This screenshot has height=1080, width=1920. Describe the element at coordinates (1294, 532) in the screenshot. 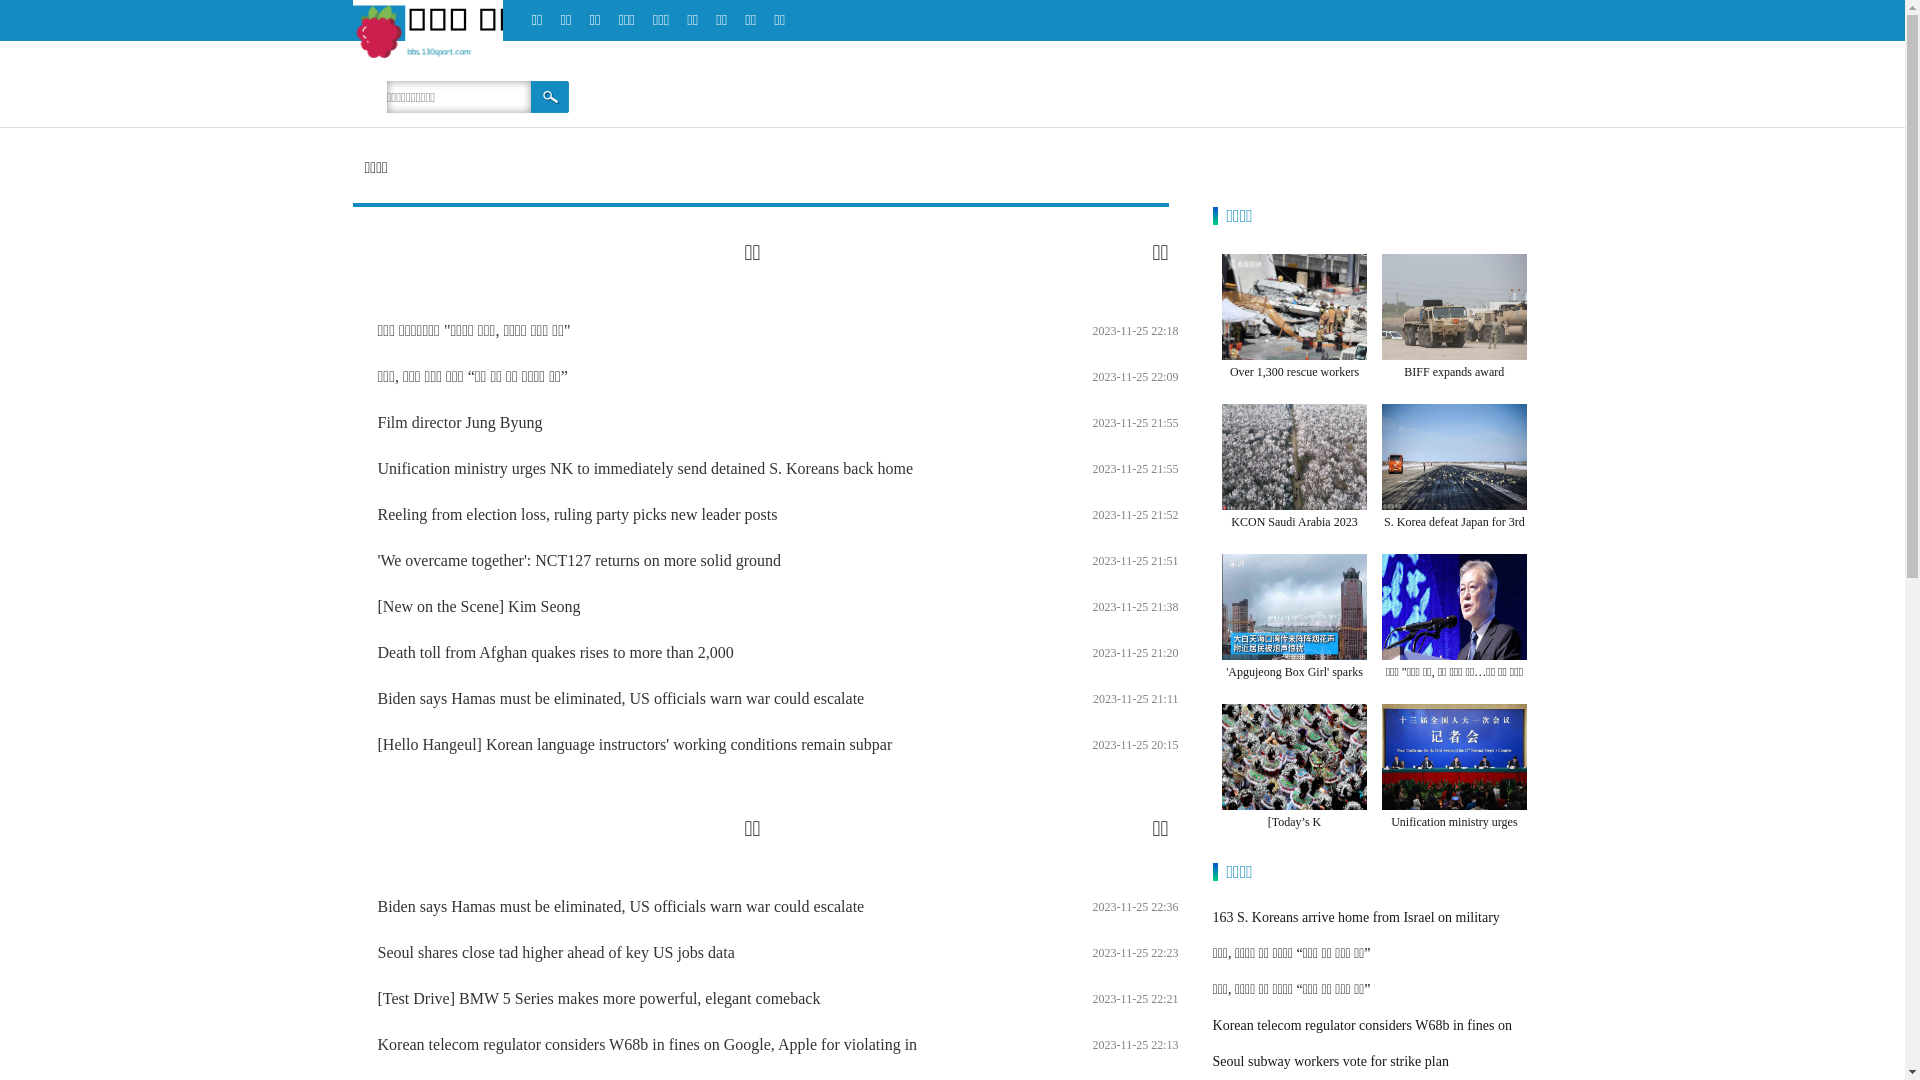

I see `'KCON Saudi Arabia 2023 attracts 23,000 K'` at that location.